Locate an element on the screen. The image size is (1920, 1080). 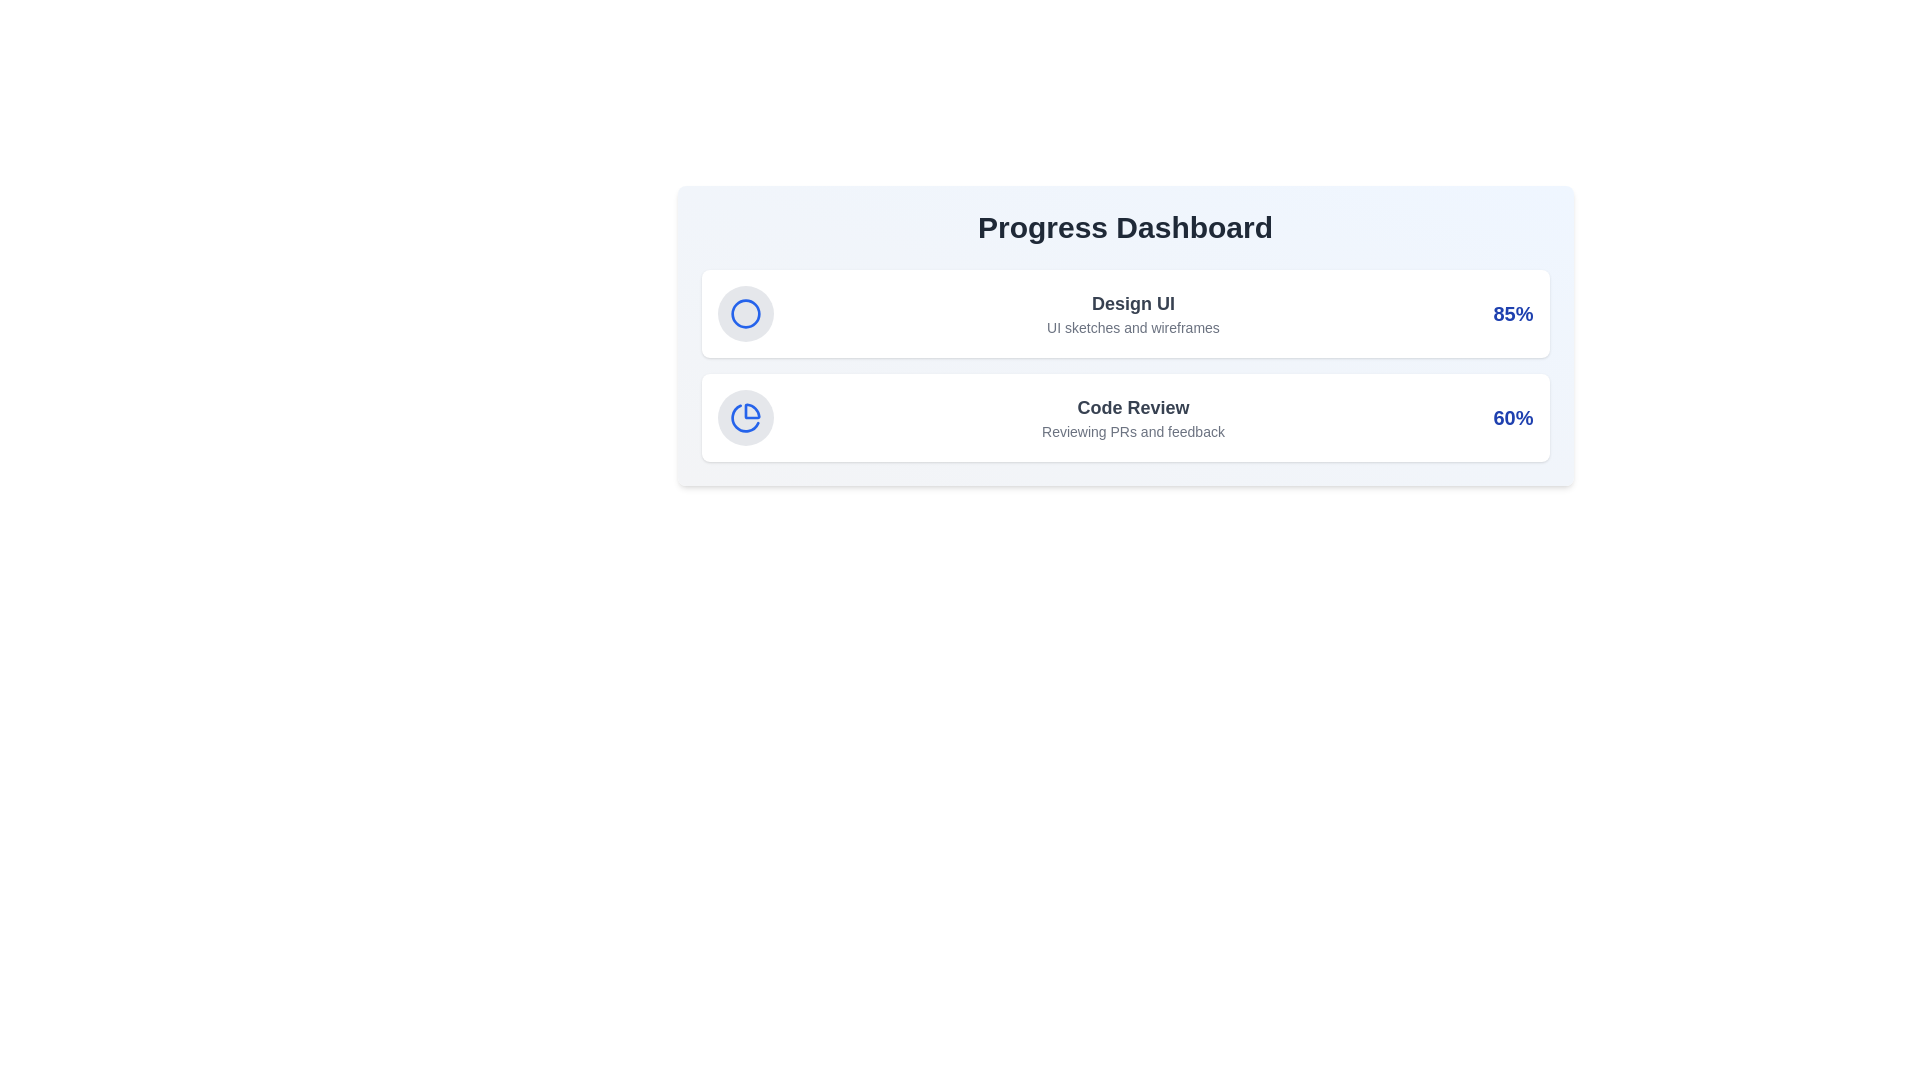
text from the 'Code Review' text label, which has a bold heading 'Code Review' and a smaller line 'Reviewing PRs and feedback', located centrally in the card-like area is located at coordinates (1133, 416).